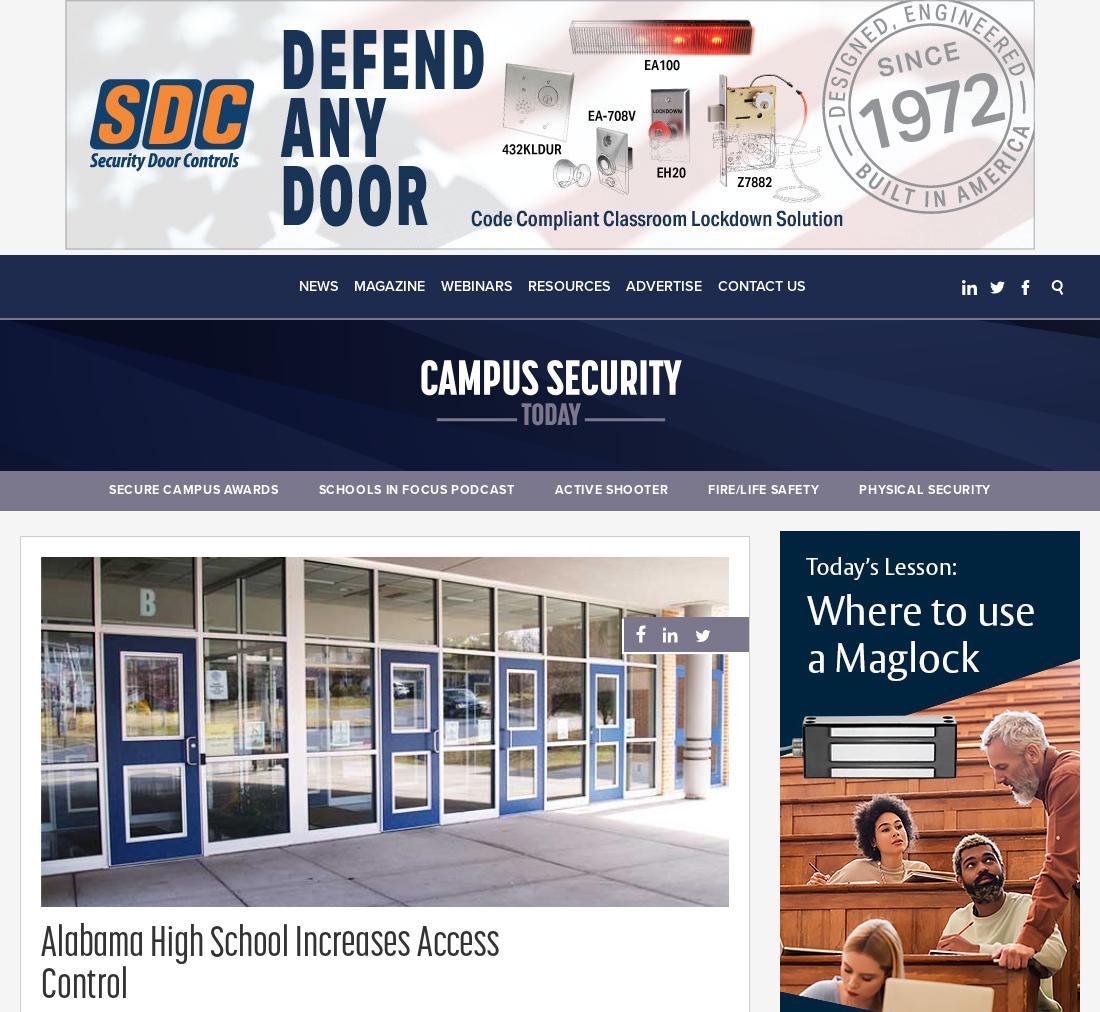 The height and width of the screenshot is (1012, 1100). What do you see at coordinates (317, 285) in the screenshot?
I see `'News'` at bounding box center [317, 285].